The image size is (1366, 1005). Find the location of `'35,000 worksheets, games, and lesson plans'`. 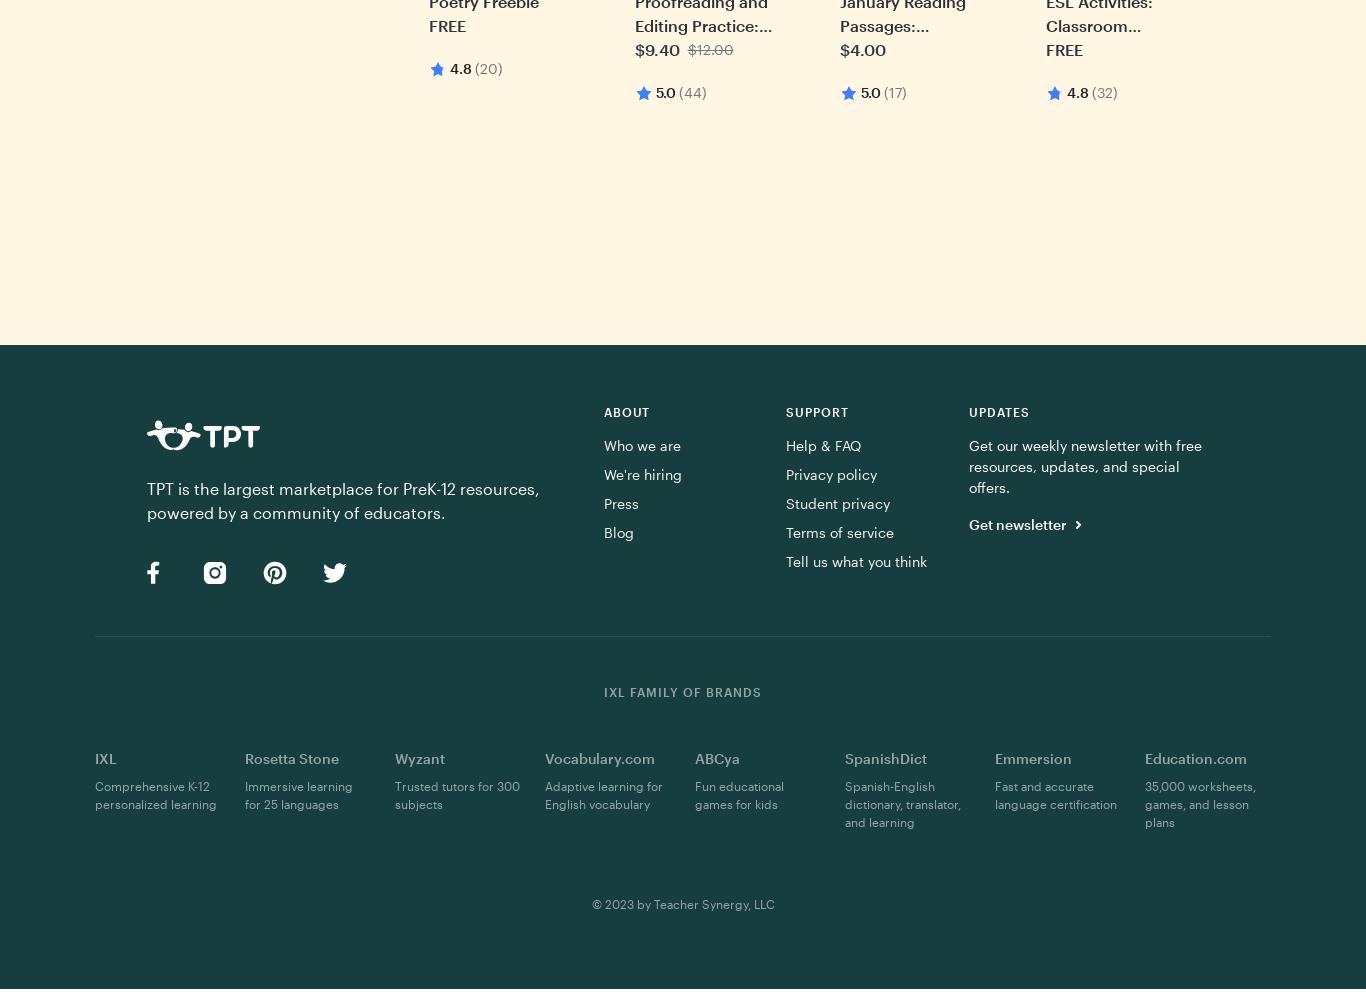

'35,000 worksheets, games, and lesson plans' is located at coordinates (1200, 802).